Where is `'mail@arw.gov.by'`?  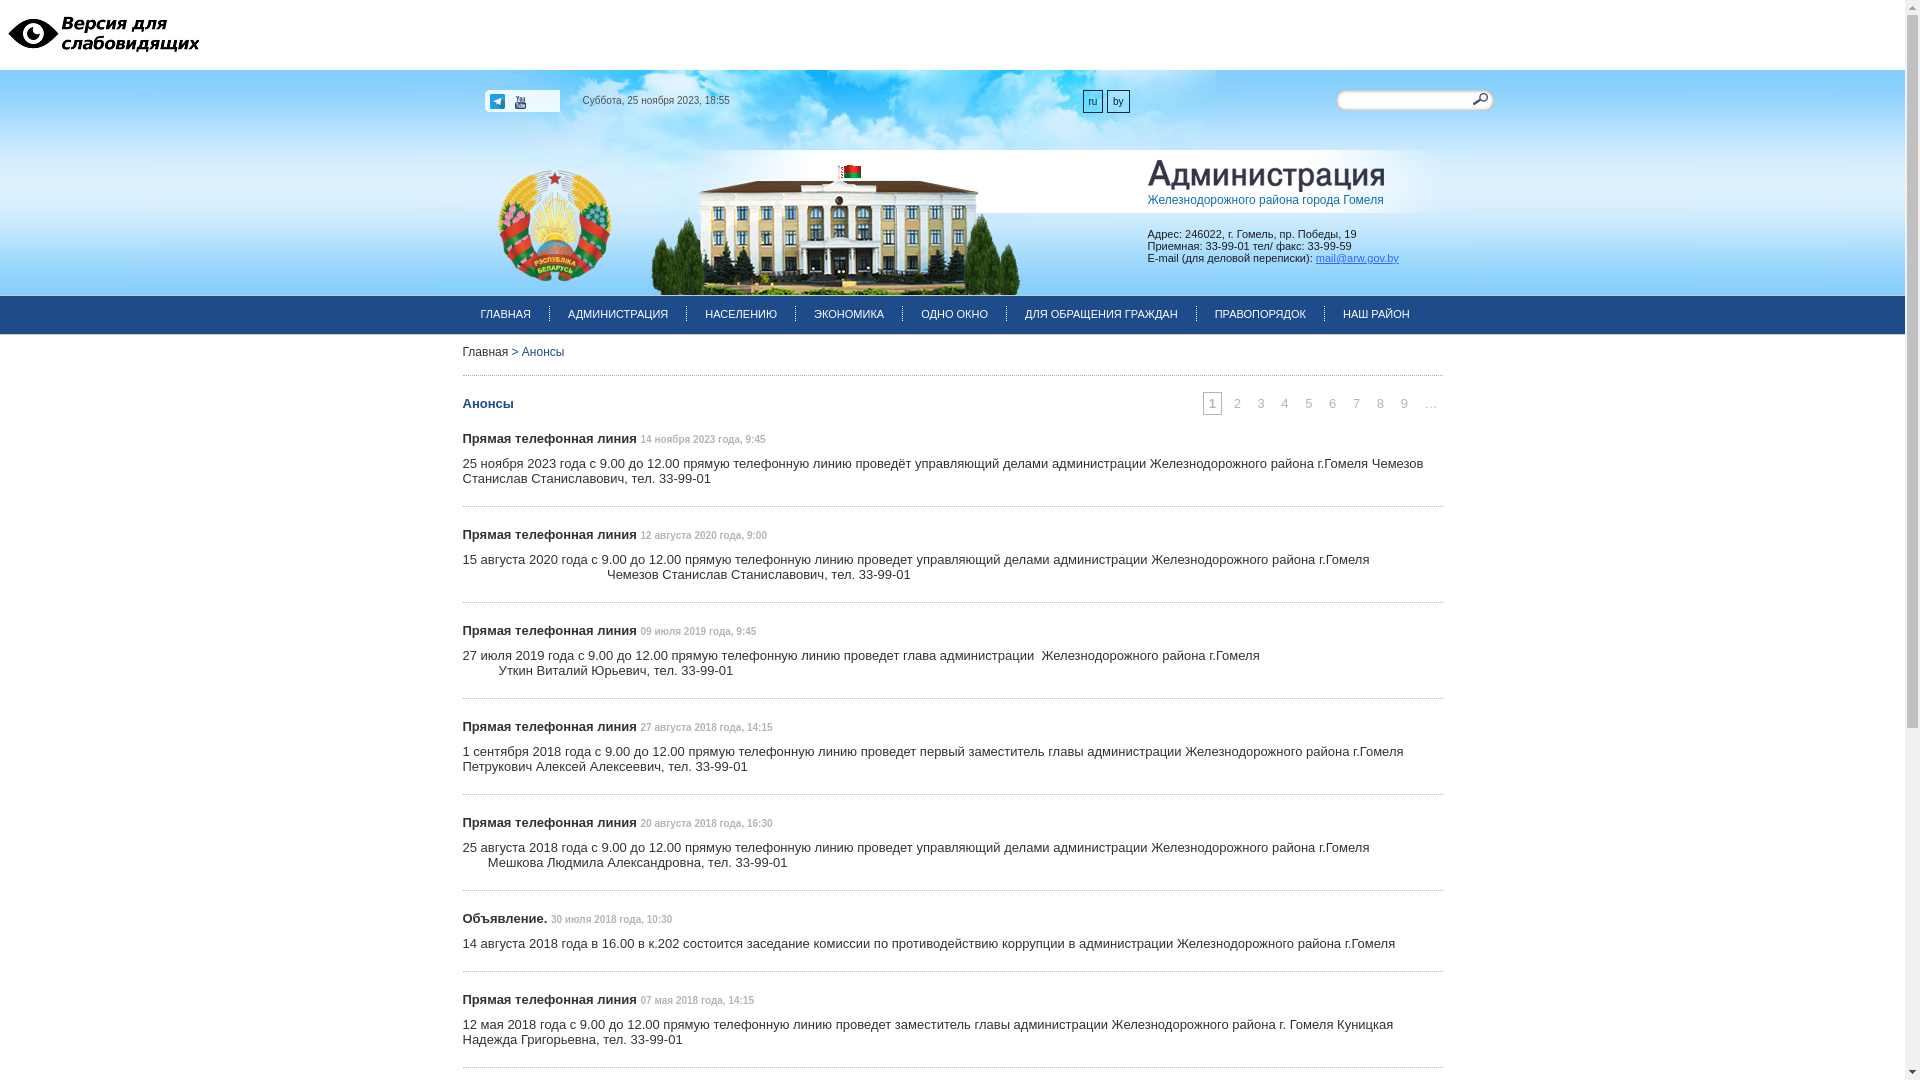 'mail@arw.gov.by' is located at coordinates (1357, 257).